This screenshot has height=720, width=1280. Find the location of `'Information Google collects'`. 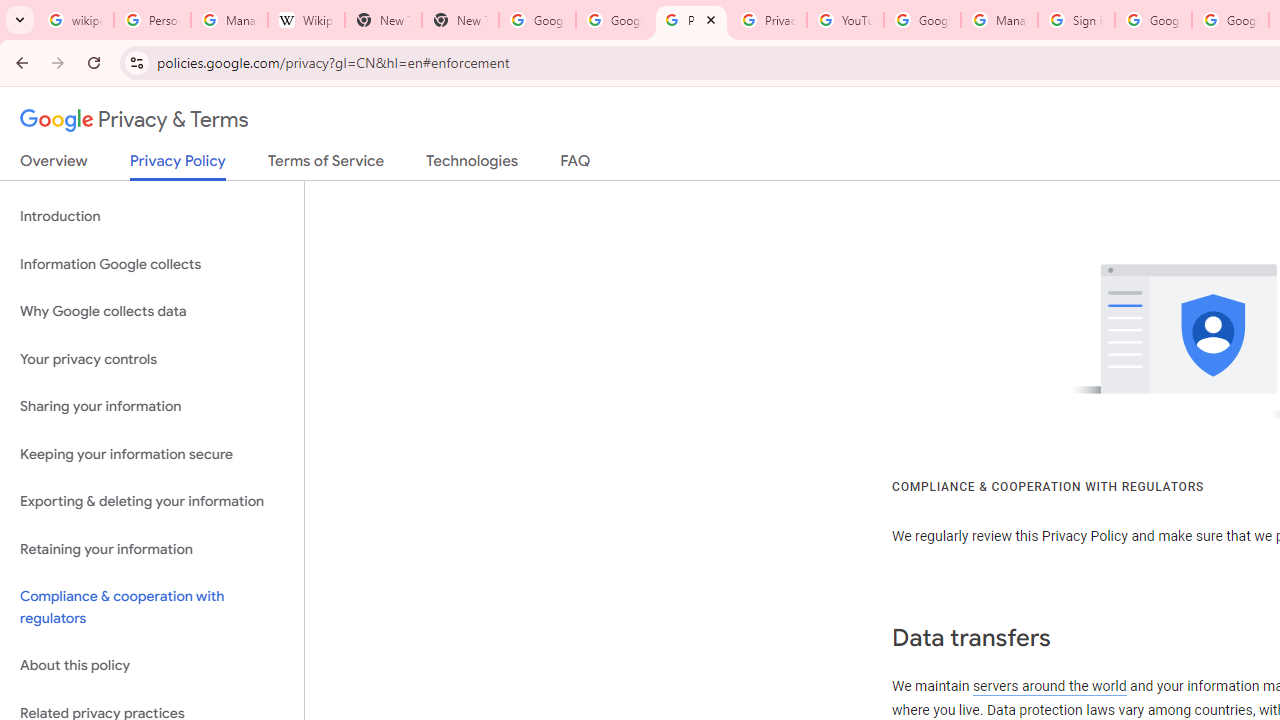

'Information Google collects' is located at coordinates (151, 263).